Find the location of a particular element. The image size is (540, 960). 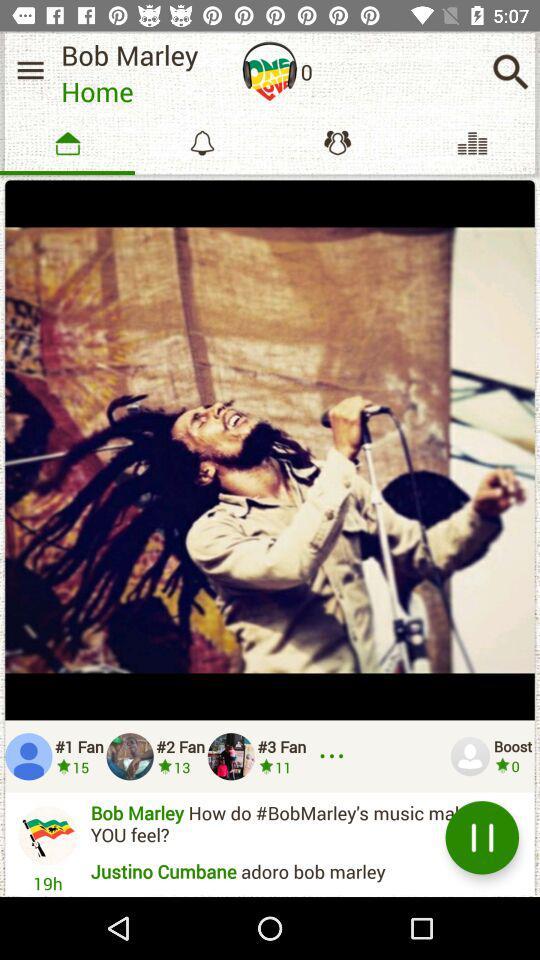

and pause button is located at coordinates (481, 837).